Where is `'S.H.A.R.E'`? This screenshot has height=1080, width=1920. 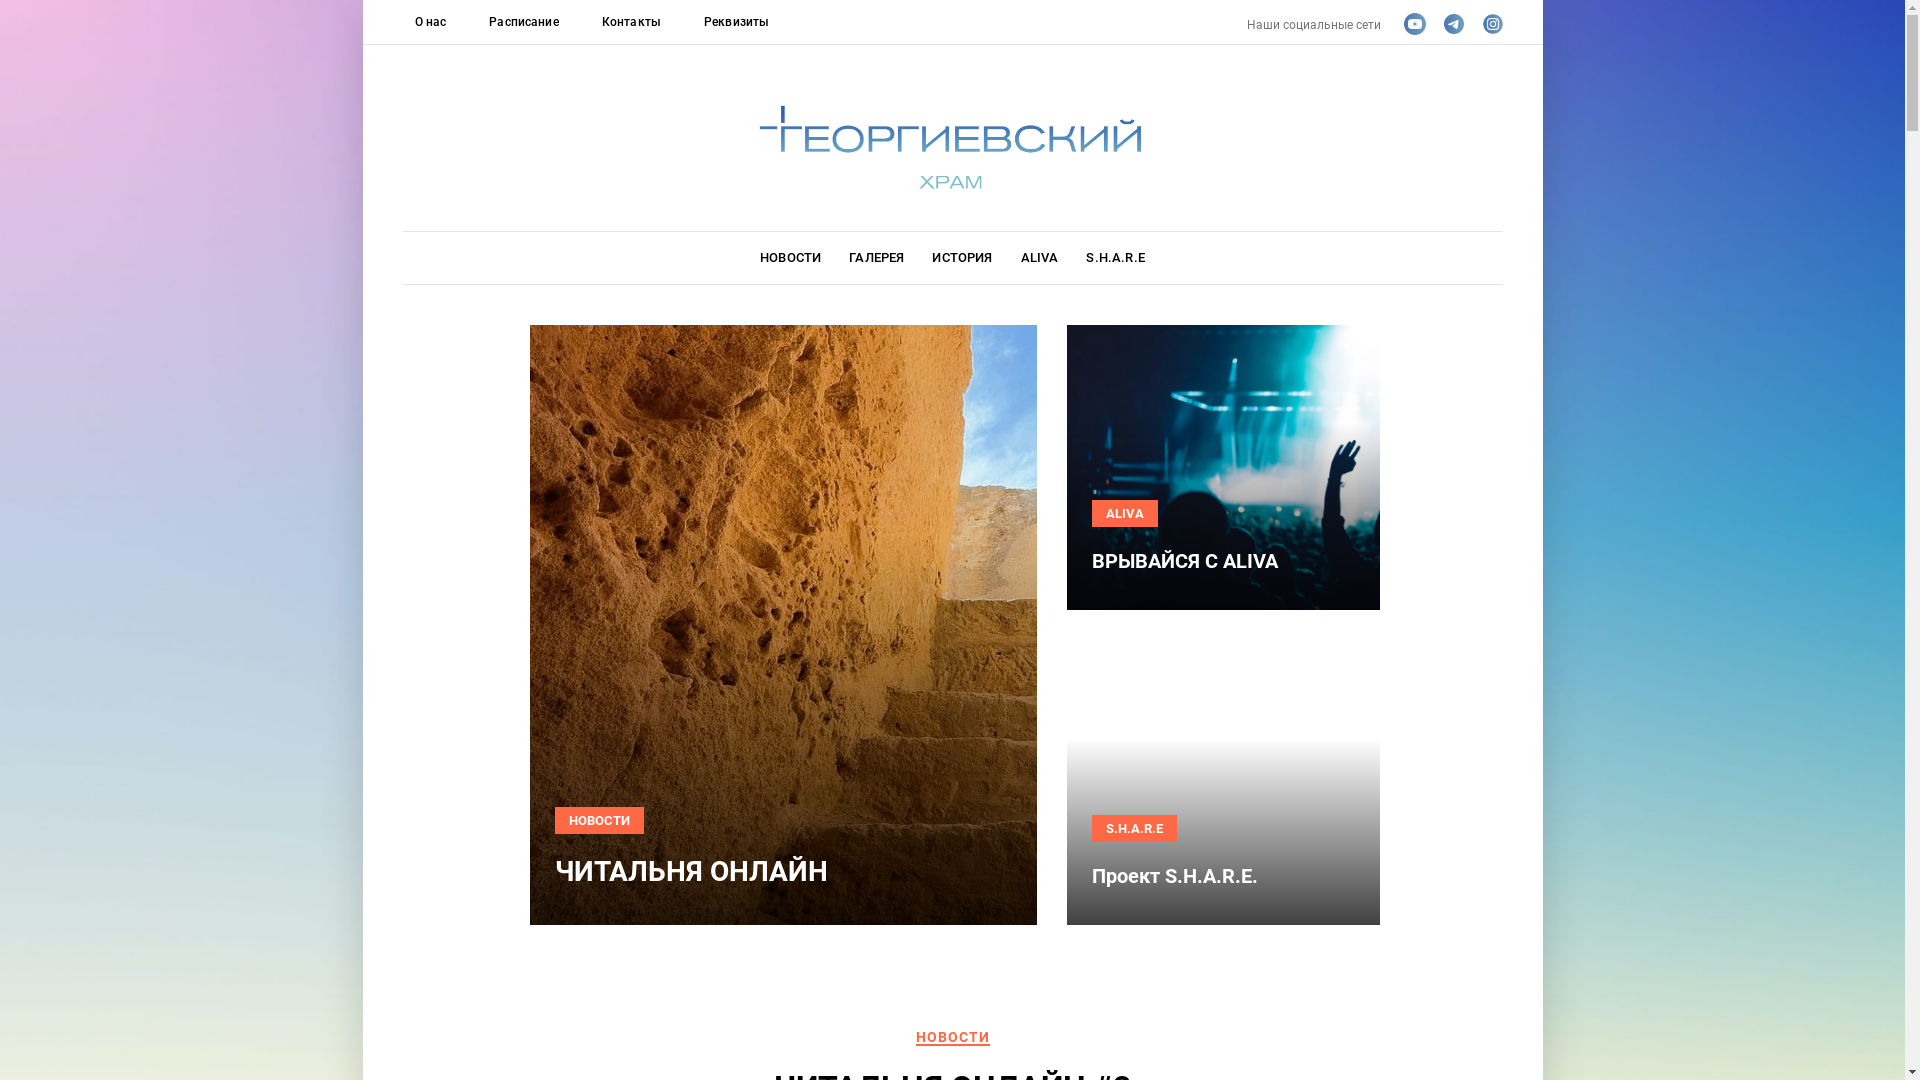 'S.H.A.R.E' is located at coordinates (1134, 828).